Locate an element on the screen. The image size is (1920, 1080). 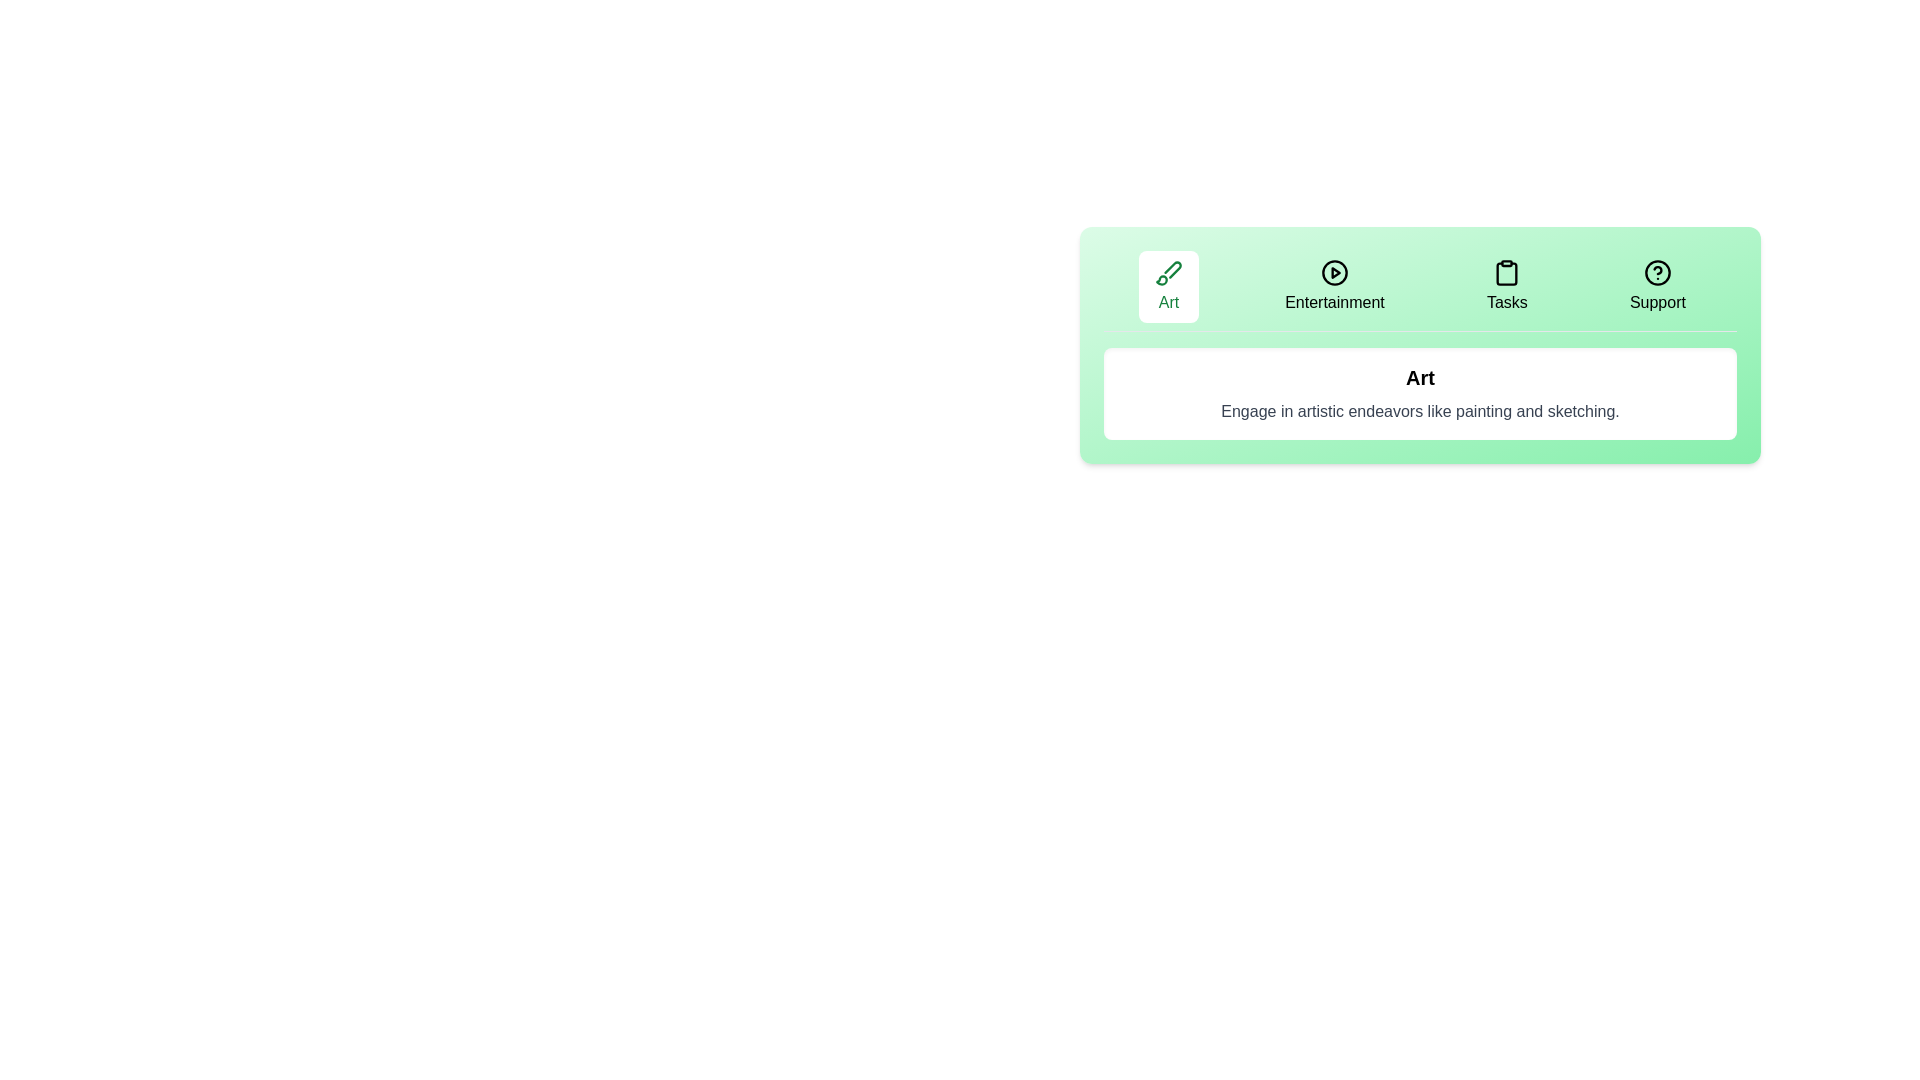
the SVG circle that is part of the help or support icon located to the far right of the horizontal menu bar, above the 'Support' label is located at coordinates (1657, 273).